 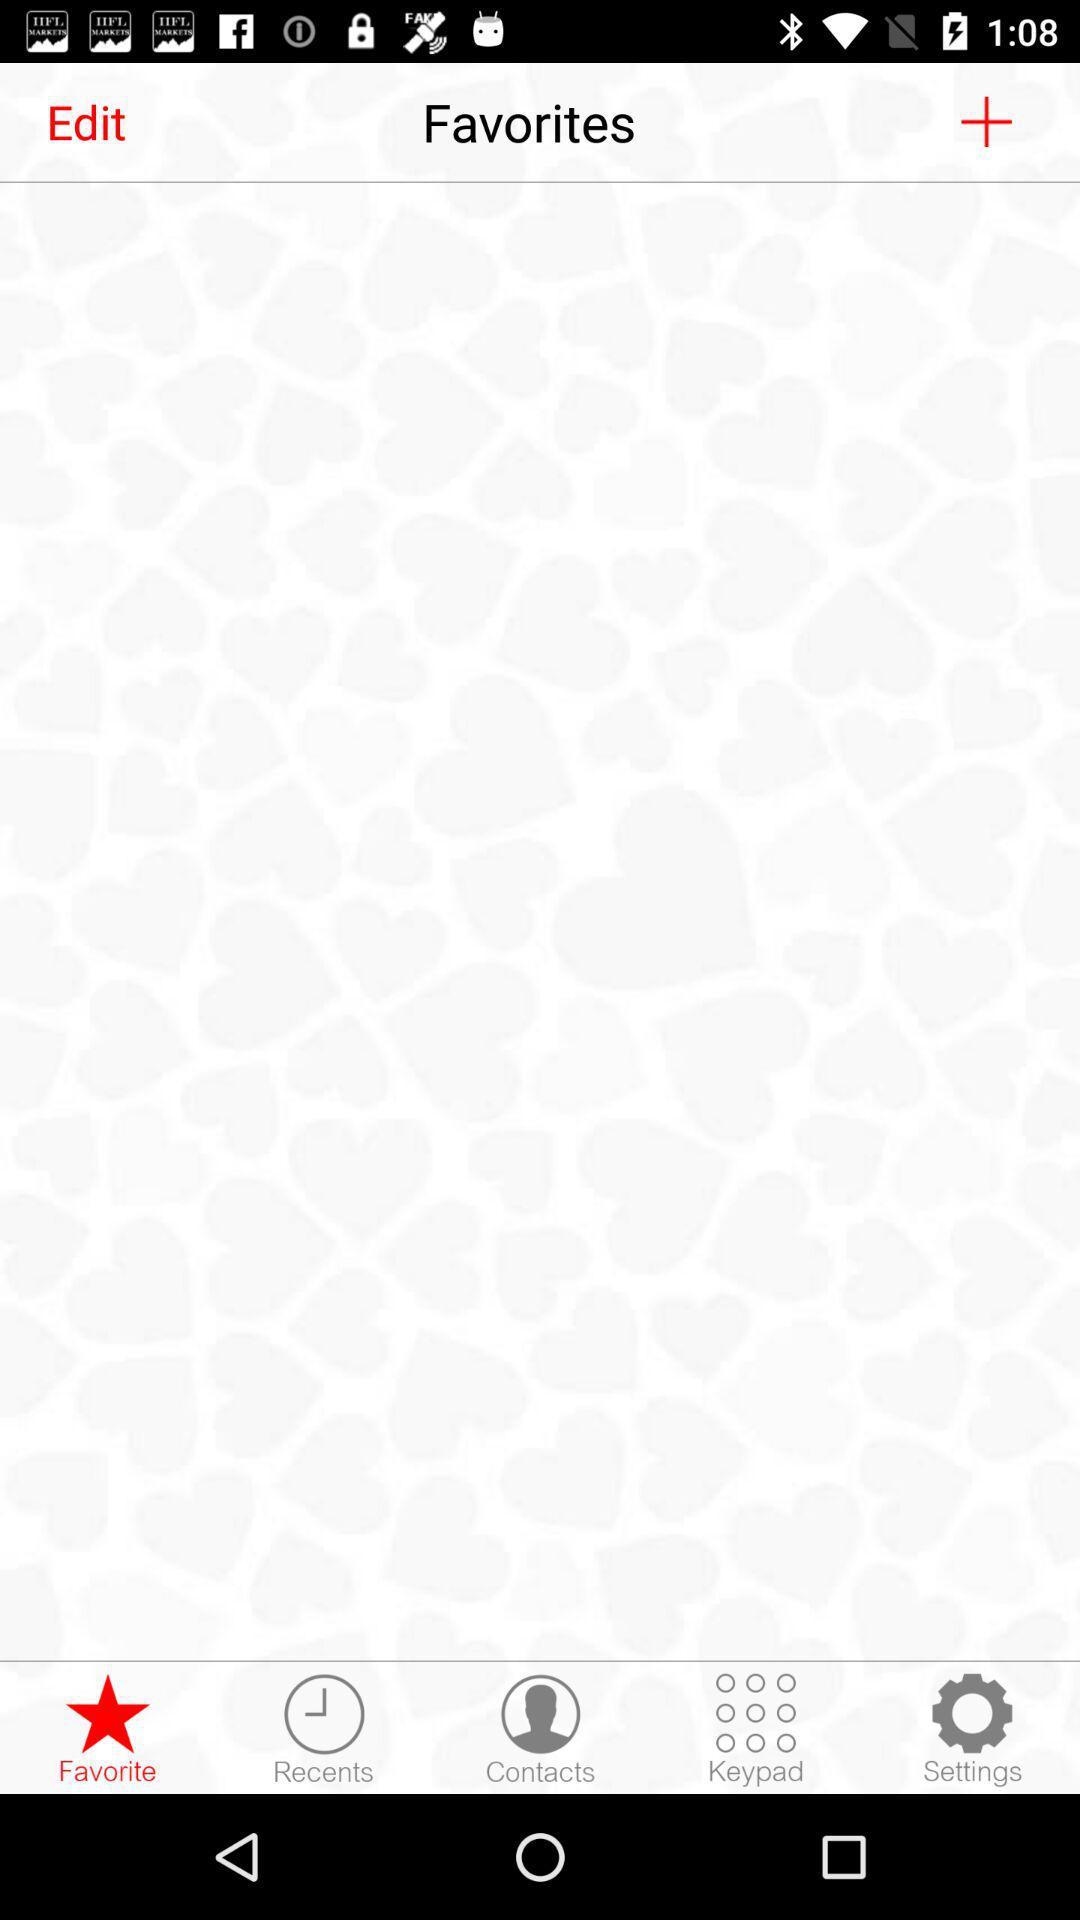 What do you see at coordinates (756, 1728) in the screenshot?
I see `the dialpad icon` at bounding box center [756, 1728].